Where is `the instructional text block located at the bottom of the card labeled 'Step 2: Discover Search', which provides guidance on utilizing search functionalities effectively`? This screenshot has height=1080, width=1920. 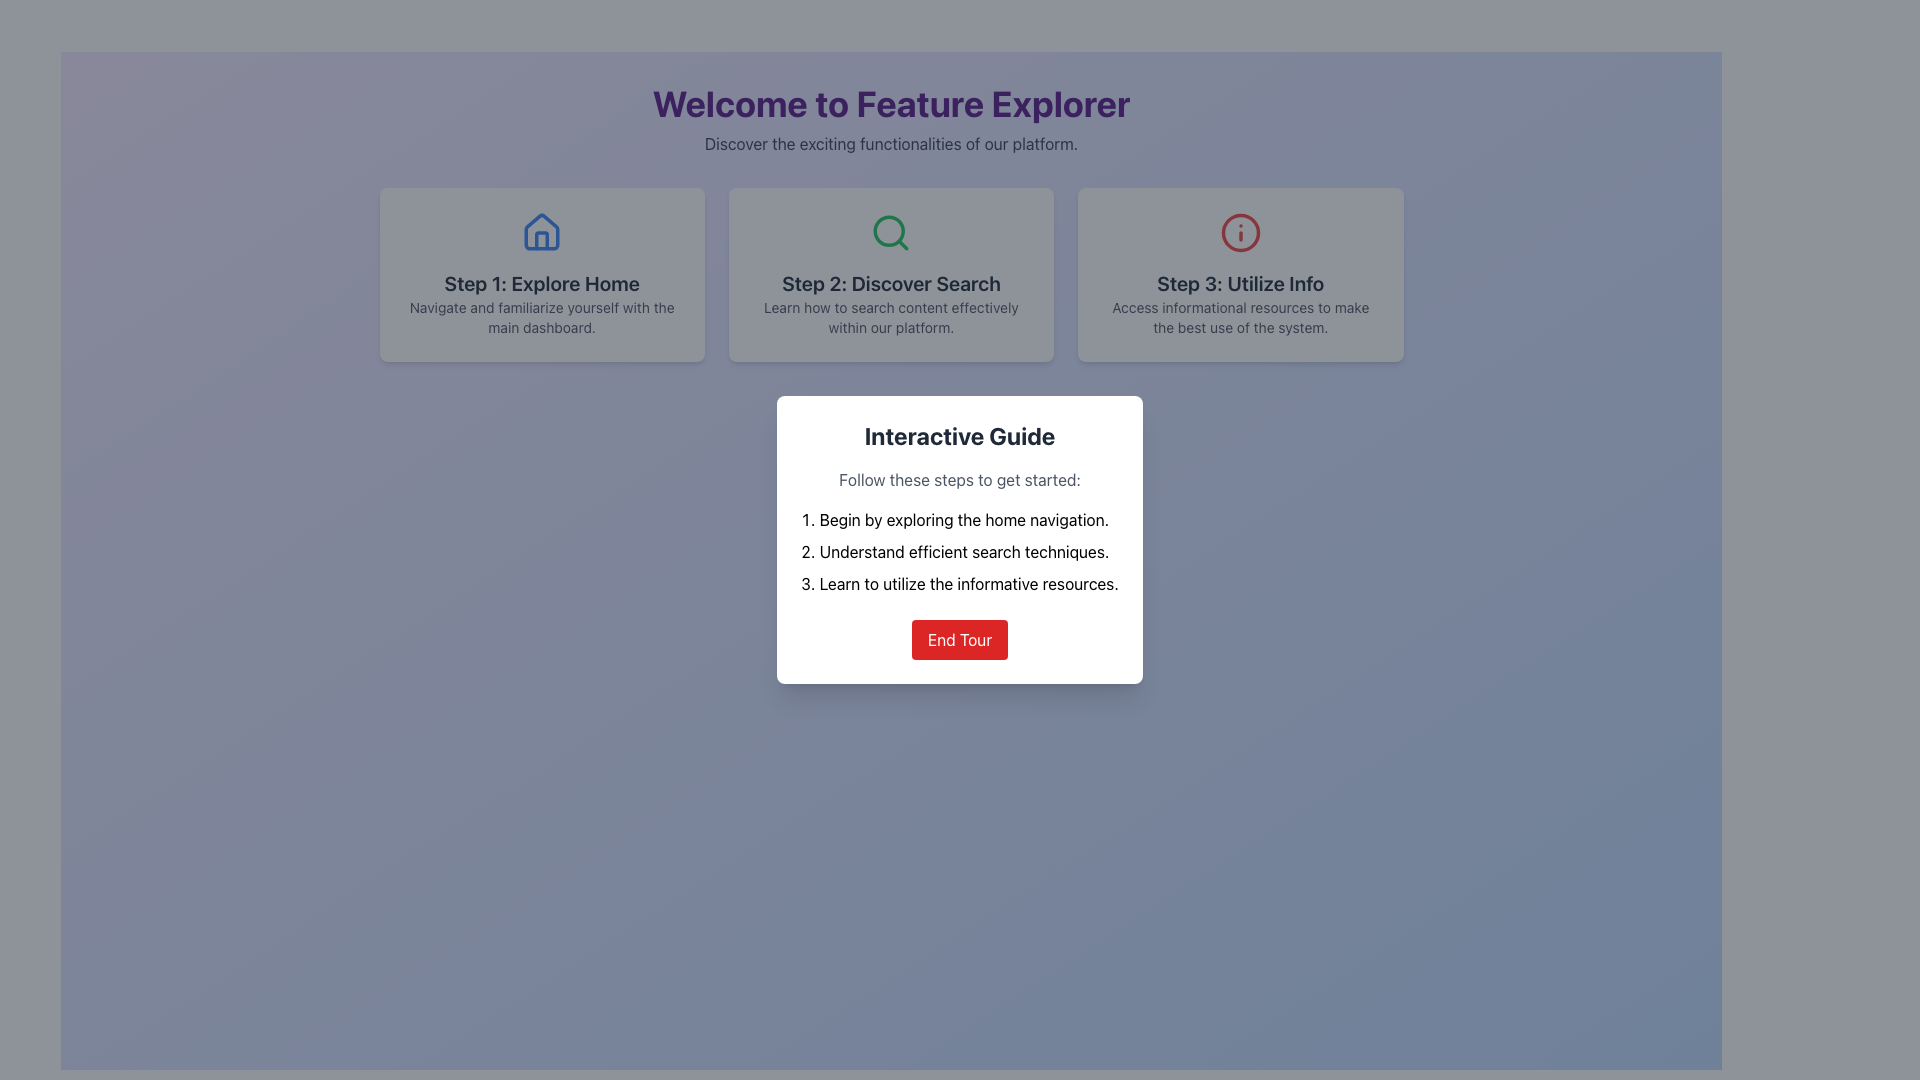 the instructional text block located at the bottom of the card labeled 'Step 2: Discover Search', which provides guidance on utilizing search functionalities effectively is located at coordinates (890, 316).